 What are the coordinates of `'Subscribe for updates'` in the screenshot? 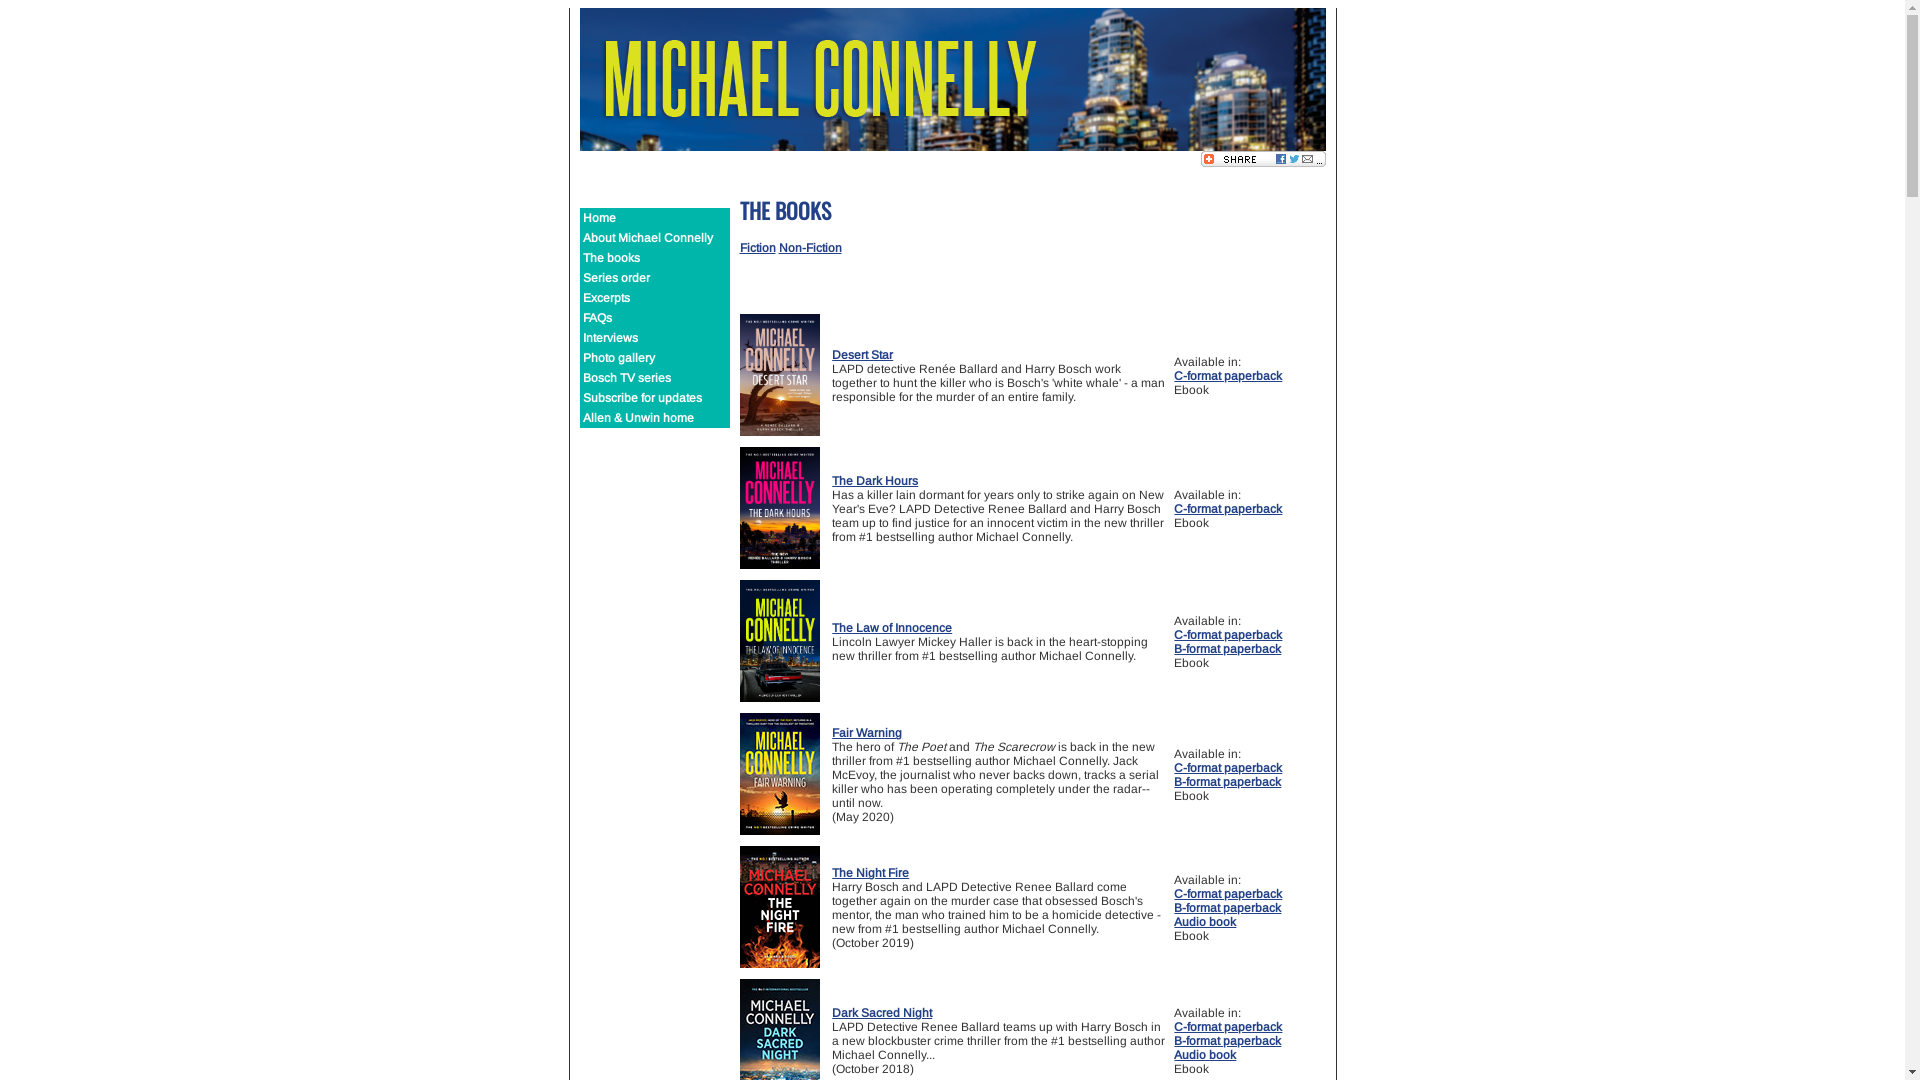 It's located at (654, 397).